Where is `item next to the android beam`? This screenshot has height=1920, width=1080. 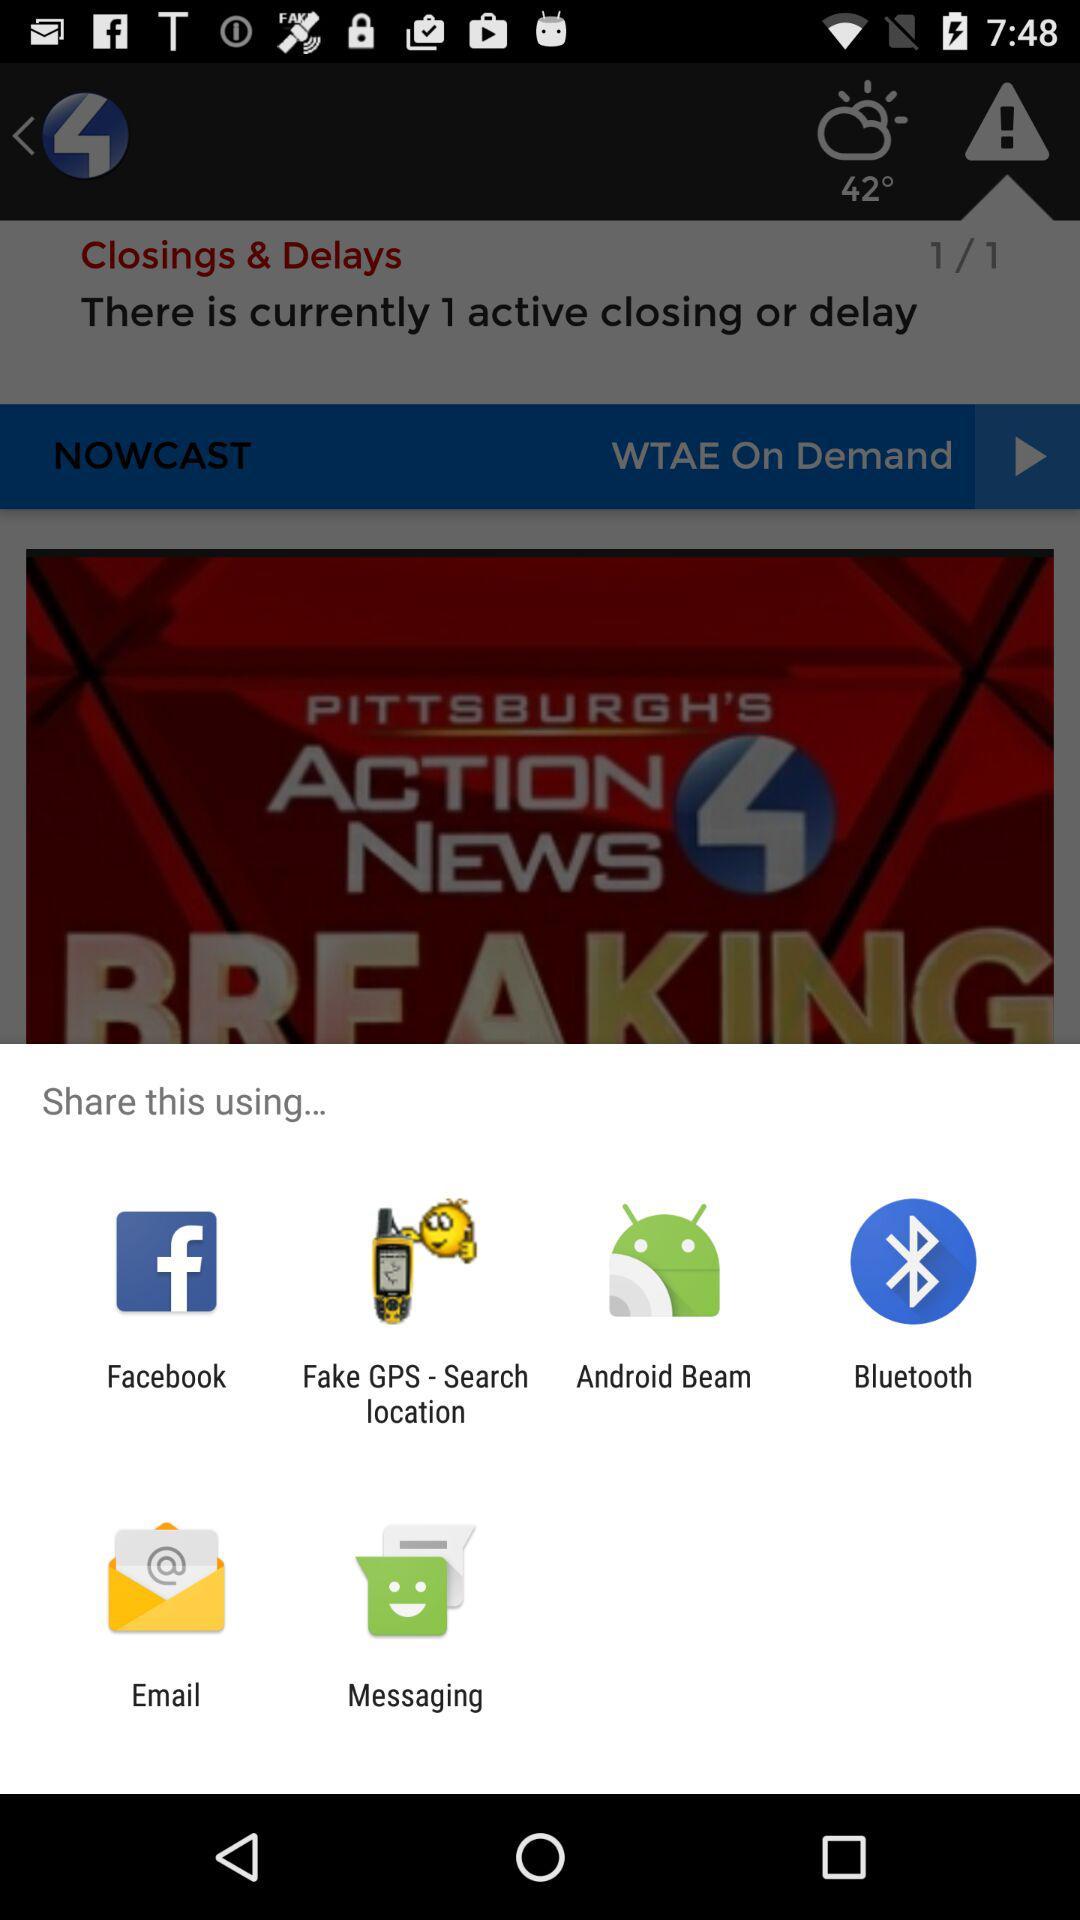
item next to the android beam is located at coordinates (414, 1392).